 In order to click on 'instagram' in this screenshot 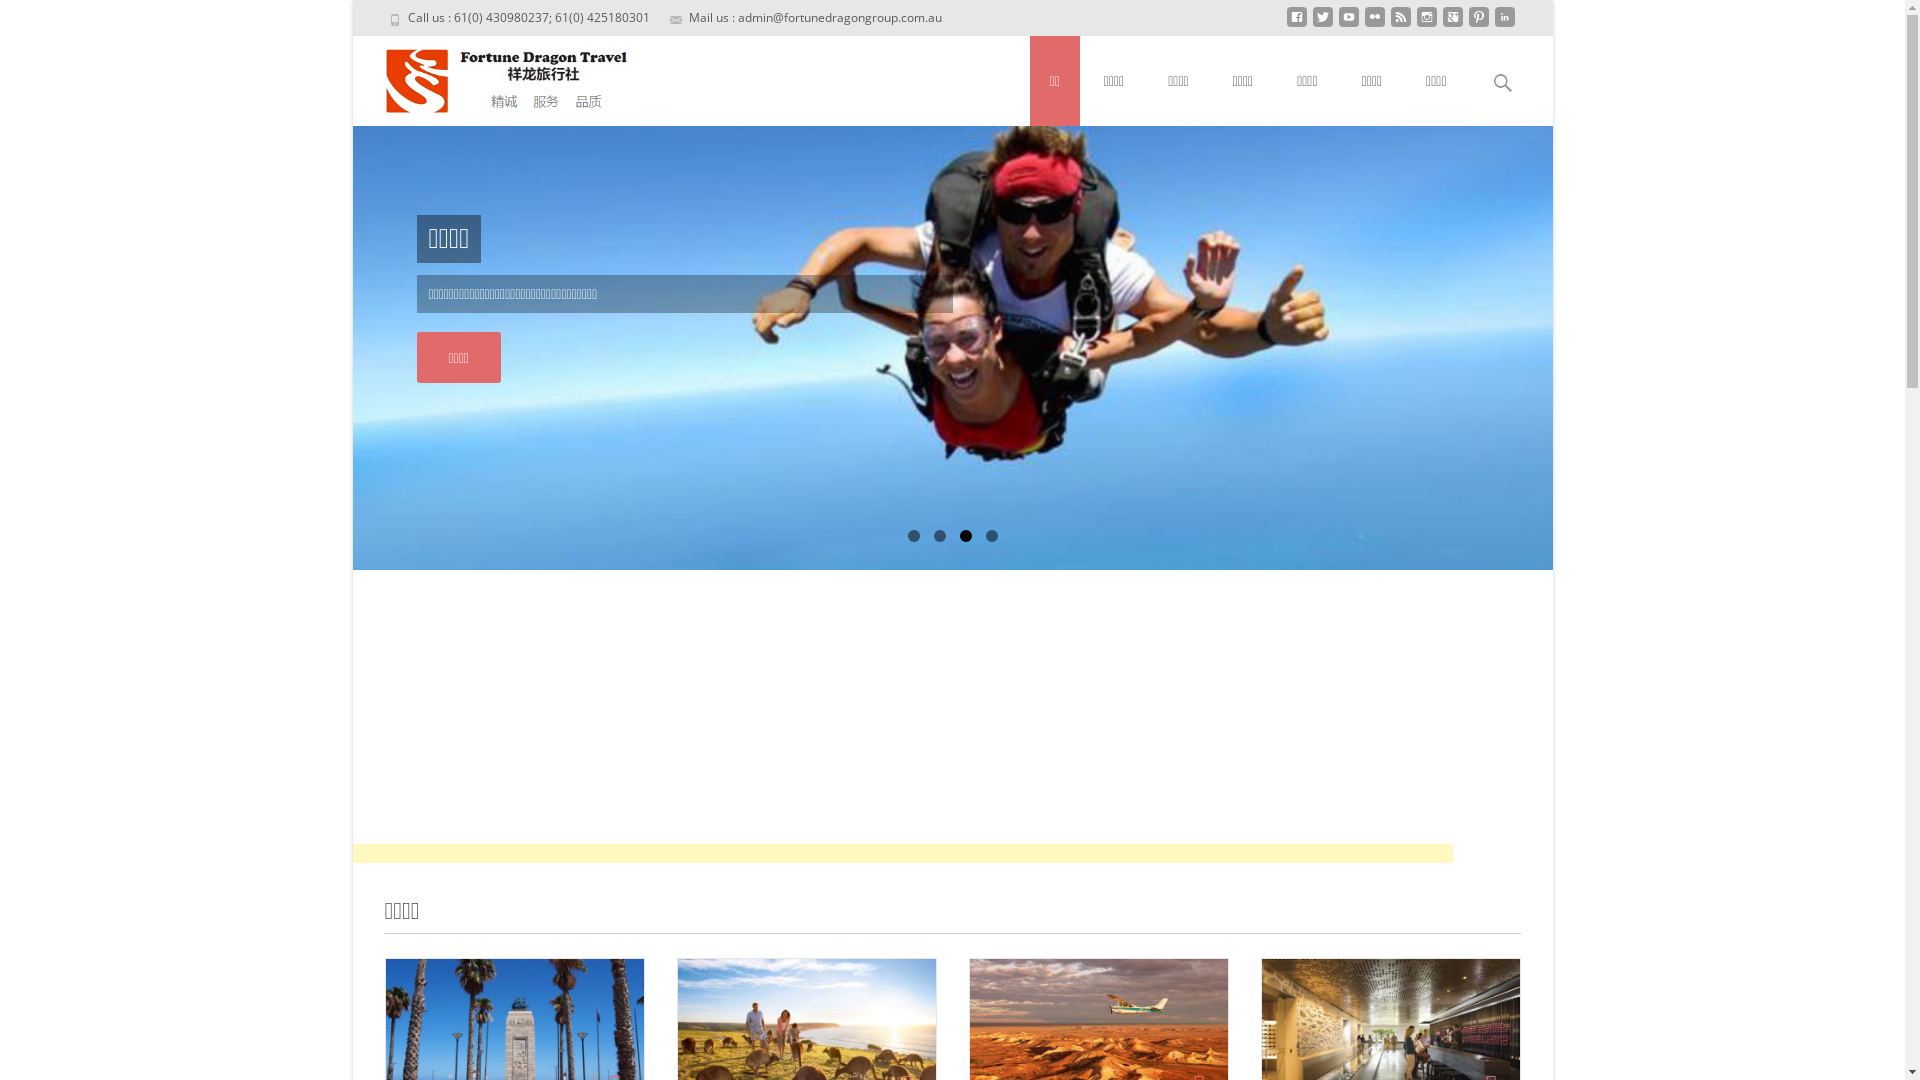, I will do `click(1424, 24)`.